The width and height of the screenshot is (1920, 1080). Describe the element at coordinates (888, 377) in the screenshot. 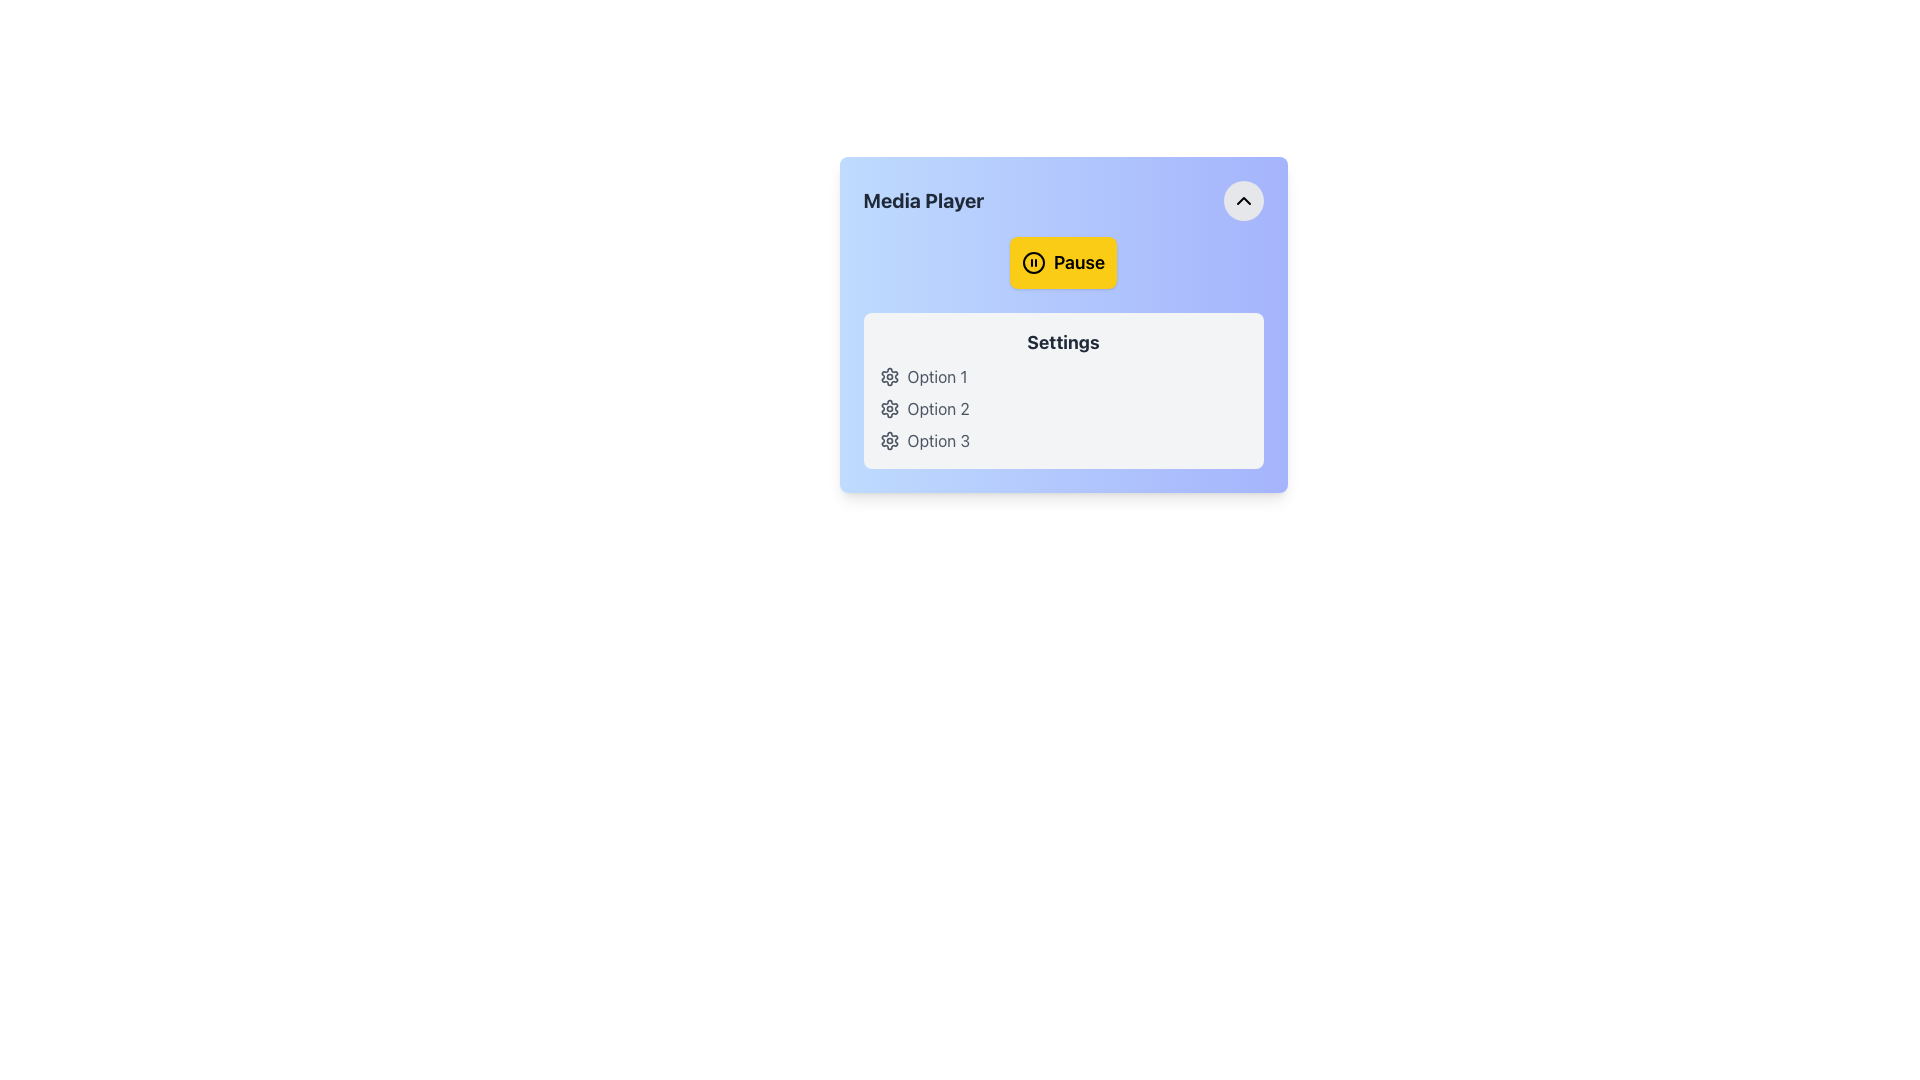

I see `the gear icon located in the top-left corner of the settings list, adjacent to the text 'Option 1'` at that location.